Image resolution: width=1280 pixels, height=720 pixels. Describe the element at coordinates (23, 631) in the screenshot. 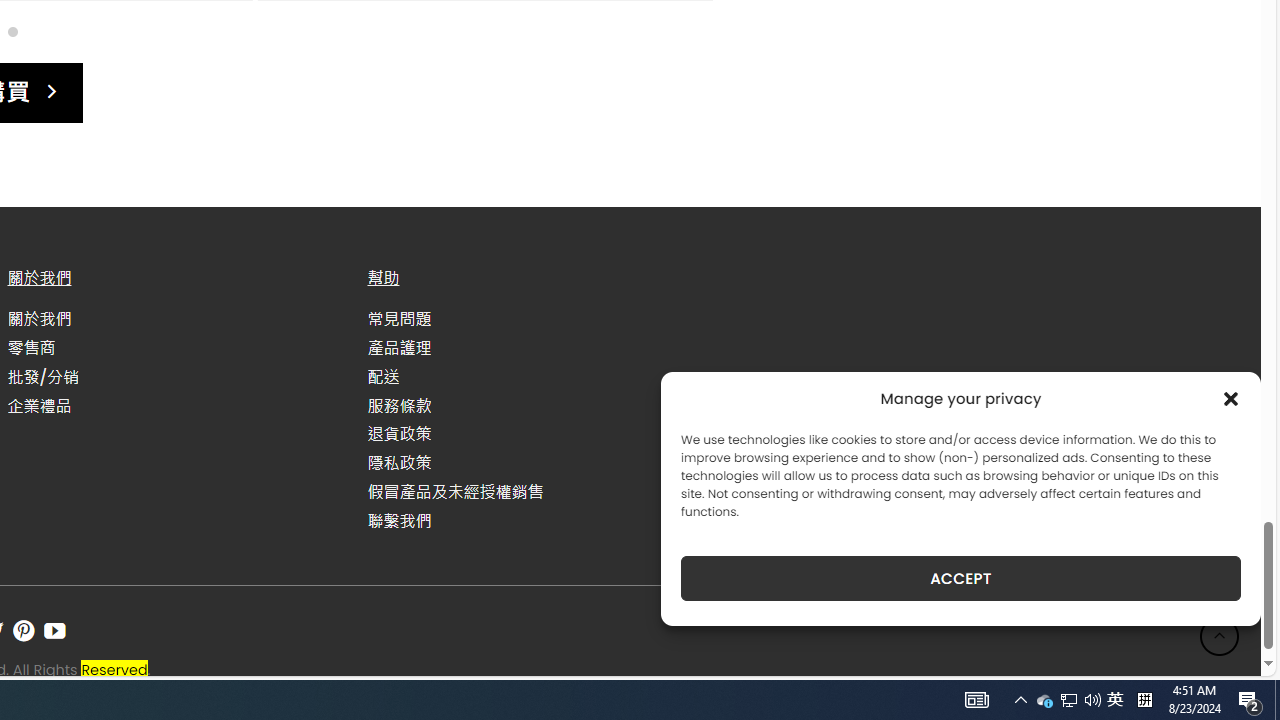

I see `'Follow on Pinterest'` at that location.